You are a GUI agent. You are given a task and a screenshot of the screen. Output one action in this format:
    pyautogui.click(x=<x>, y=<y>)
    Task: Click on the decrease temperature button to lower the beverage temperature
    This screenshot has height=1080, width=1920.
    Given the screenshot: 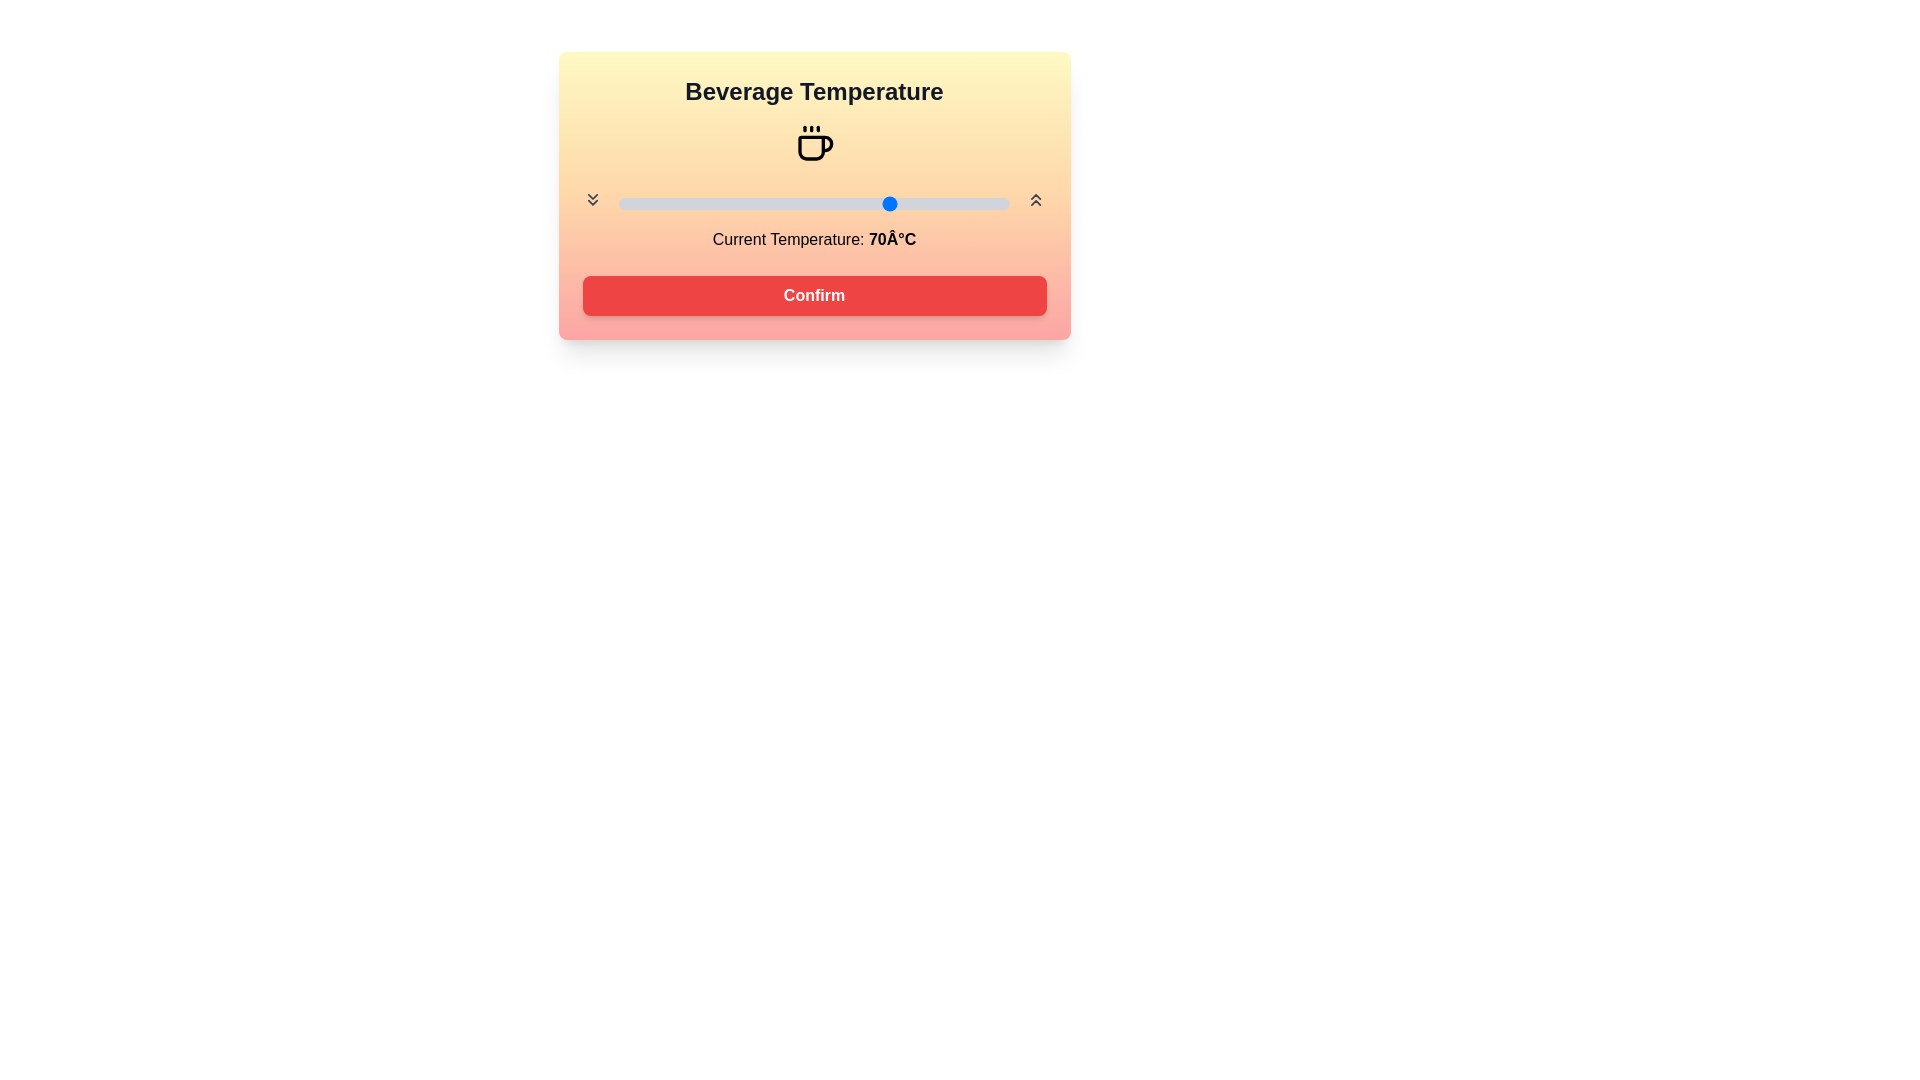 What is the action you would take?
    pyautogui.click(x=591, y=200)
    